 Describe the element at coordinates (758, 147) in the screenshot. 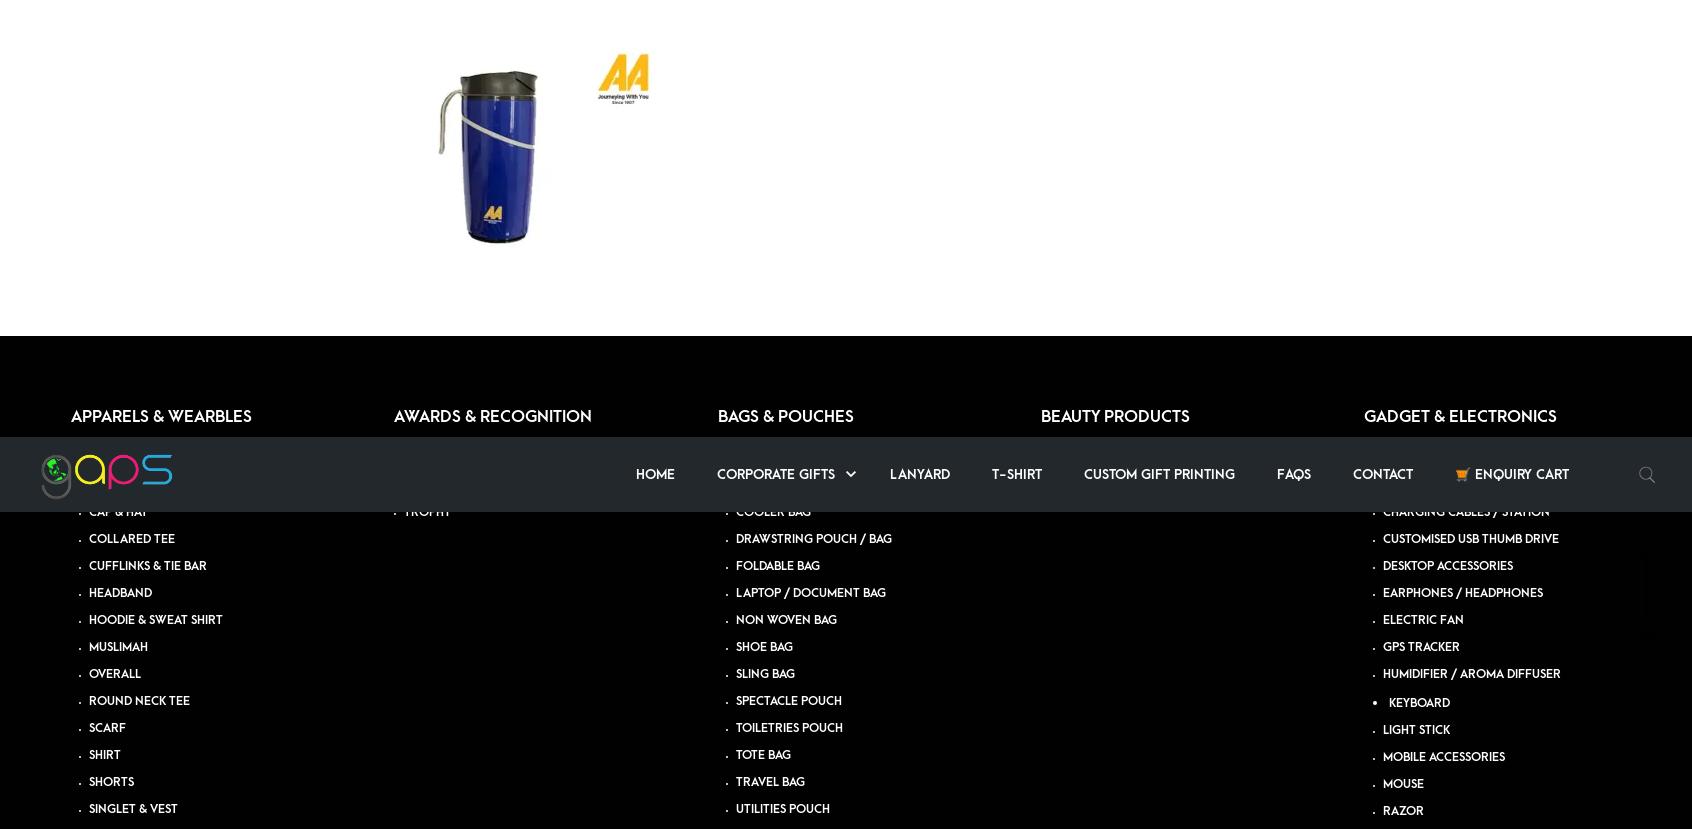

I see `'MAGNET'` at that location.